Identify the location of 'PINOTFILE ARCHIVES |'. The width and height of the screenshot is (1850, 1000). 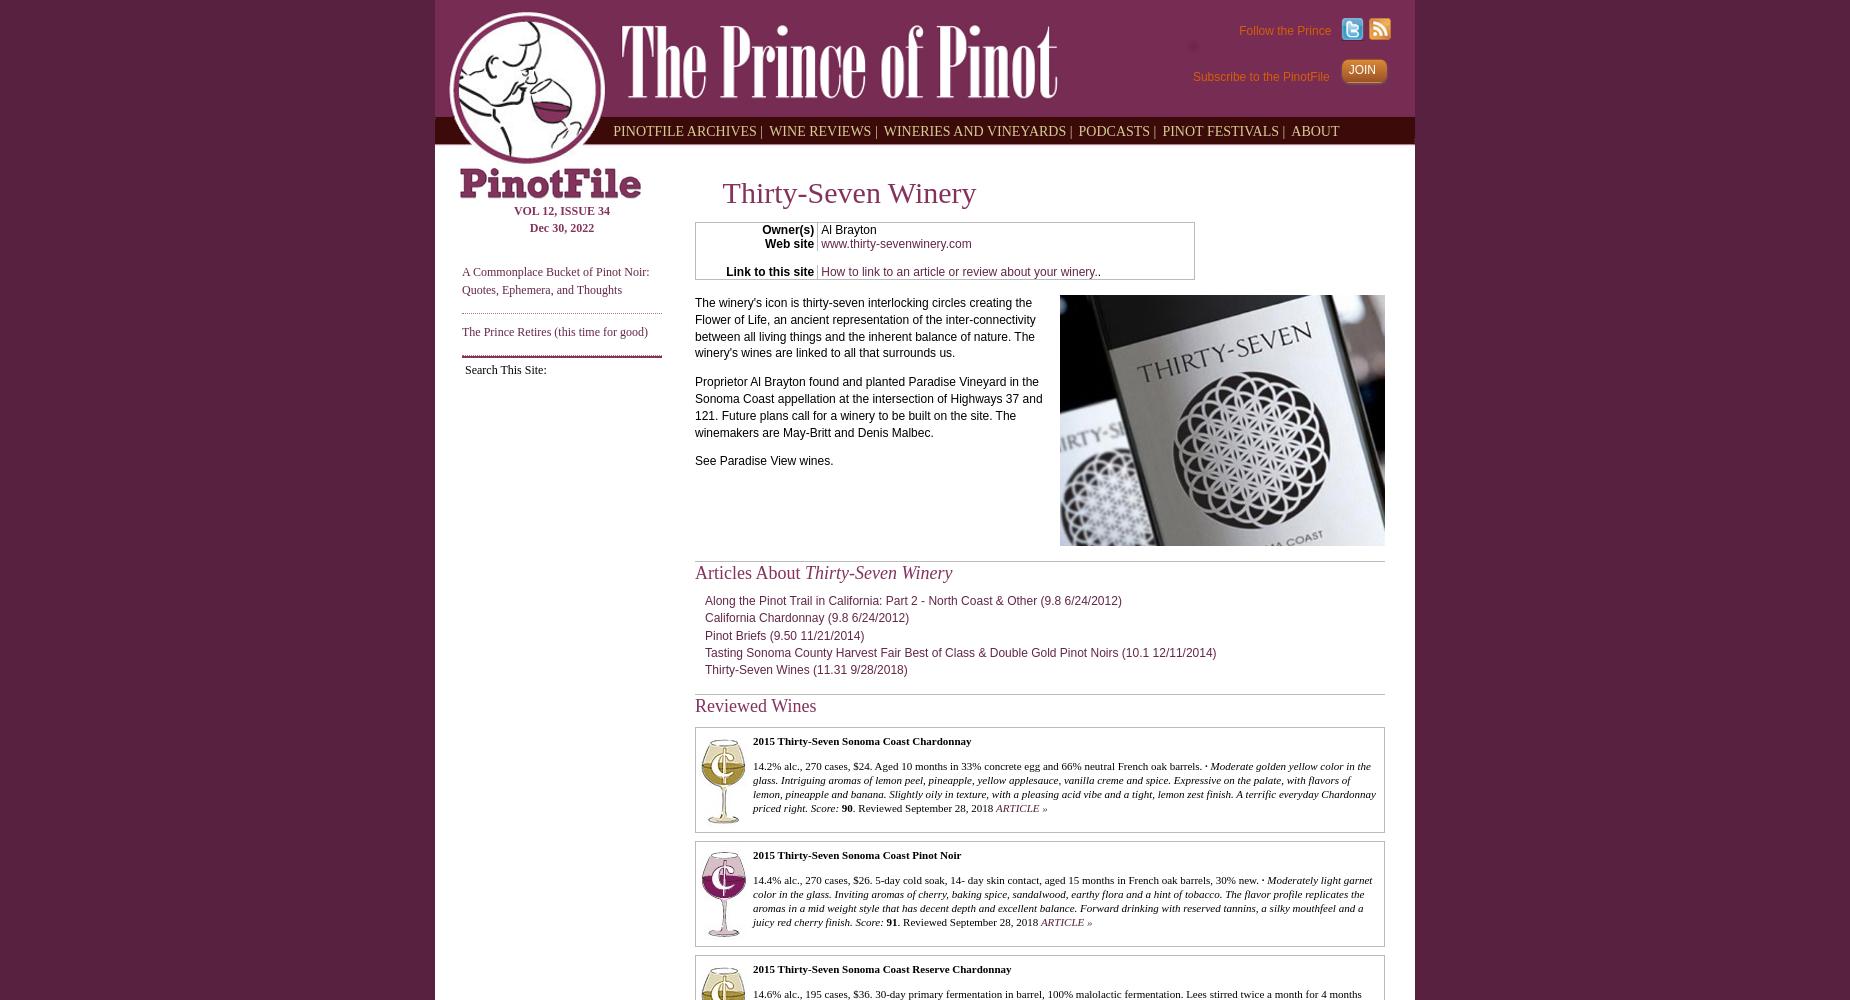
(688, 130).